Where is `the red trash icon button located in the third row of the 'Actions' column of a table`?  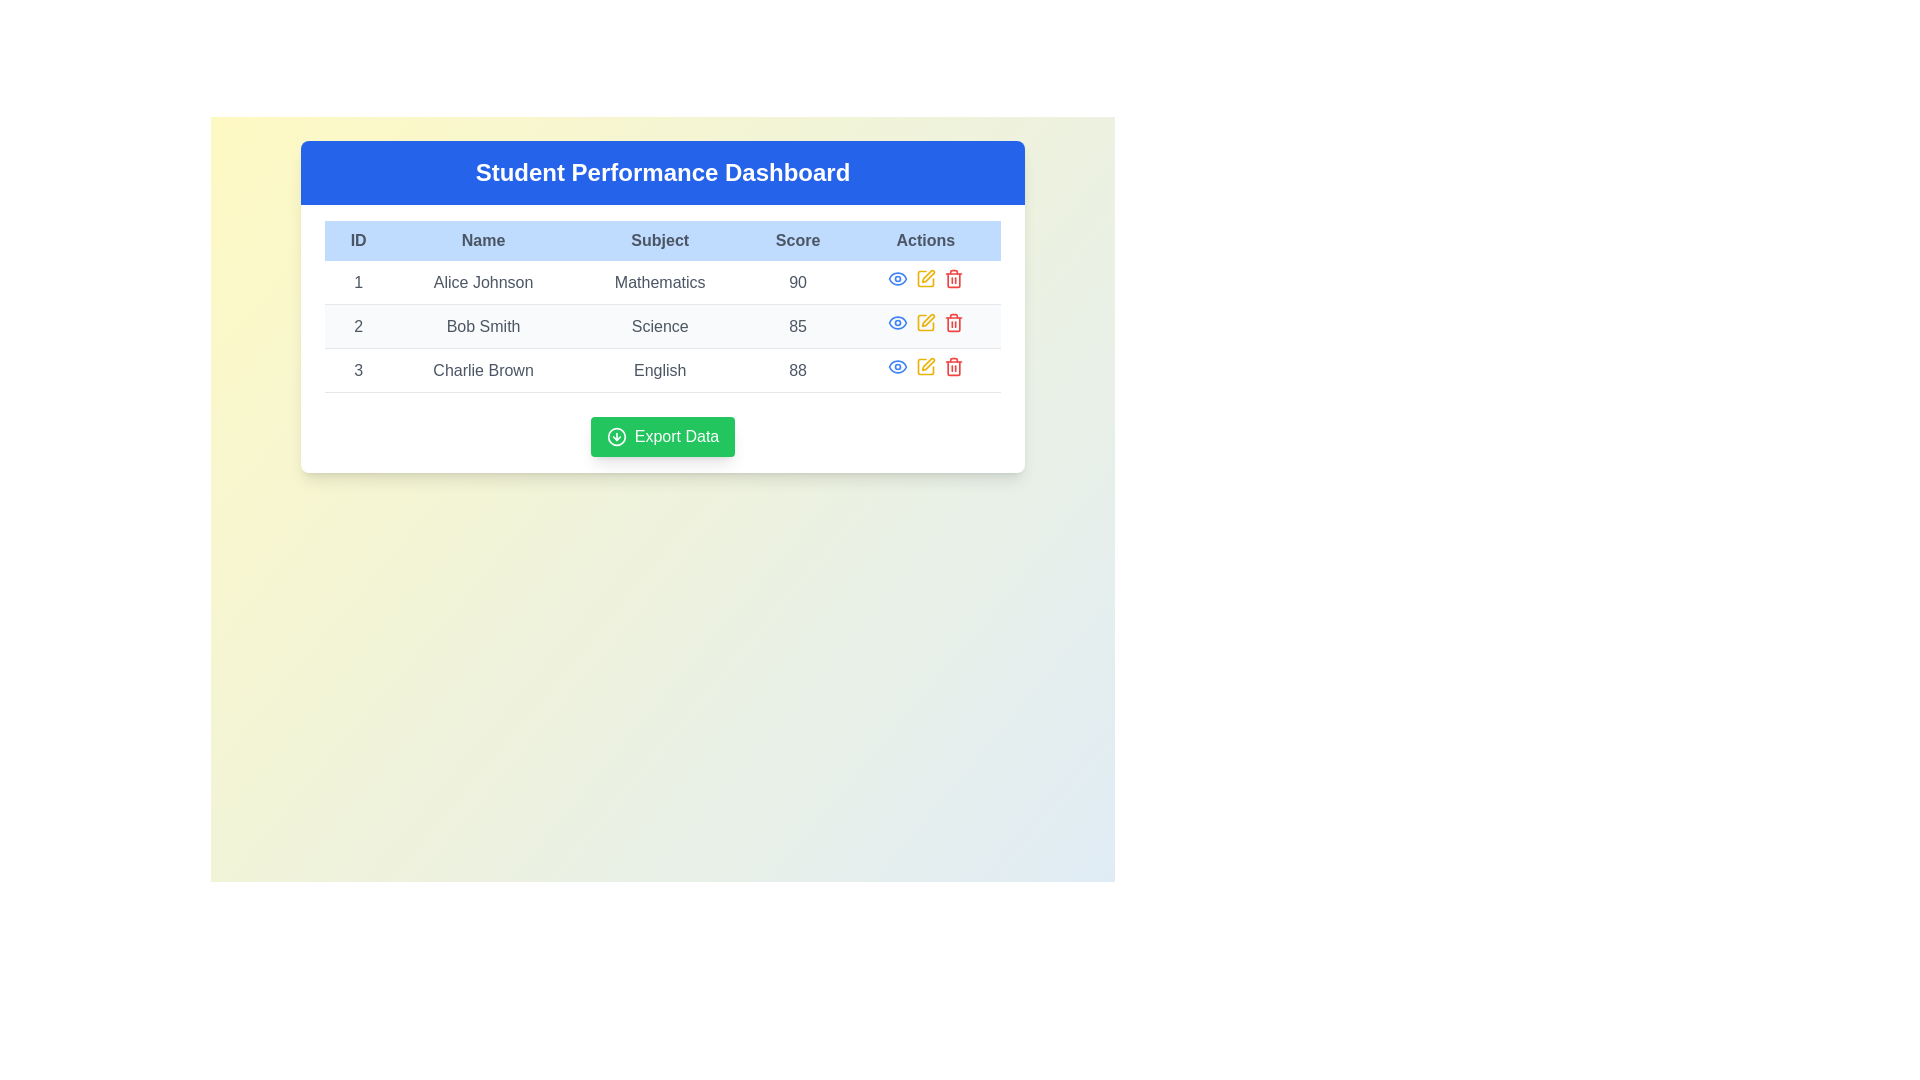
the red trash icon button located in the third row of the 'Actions' column of a table is located at coordinates (952, 278).